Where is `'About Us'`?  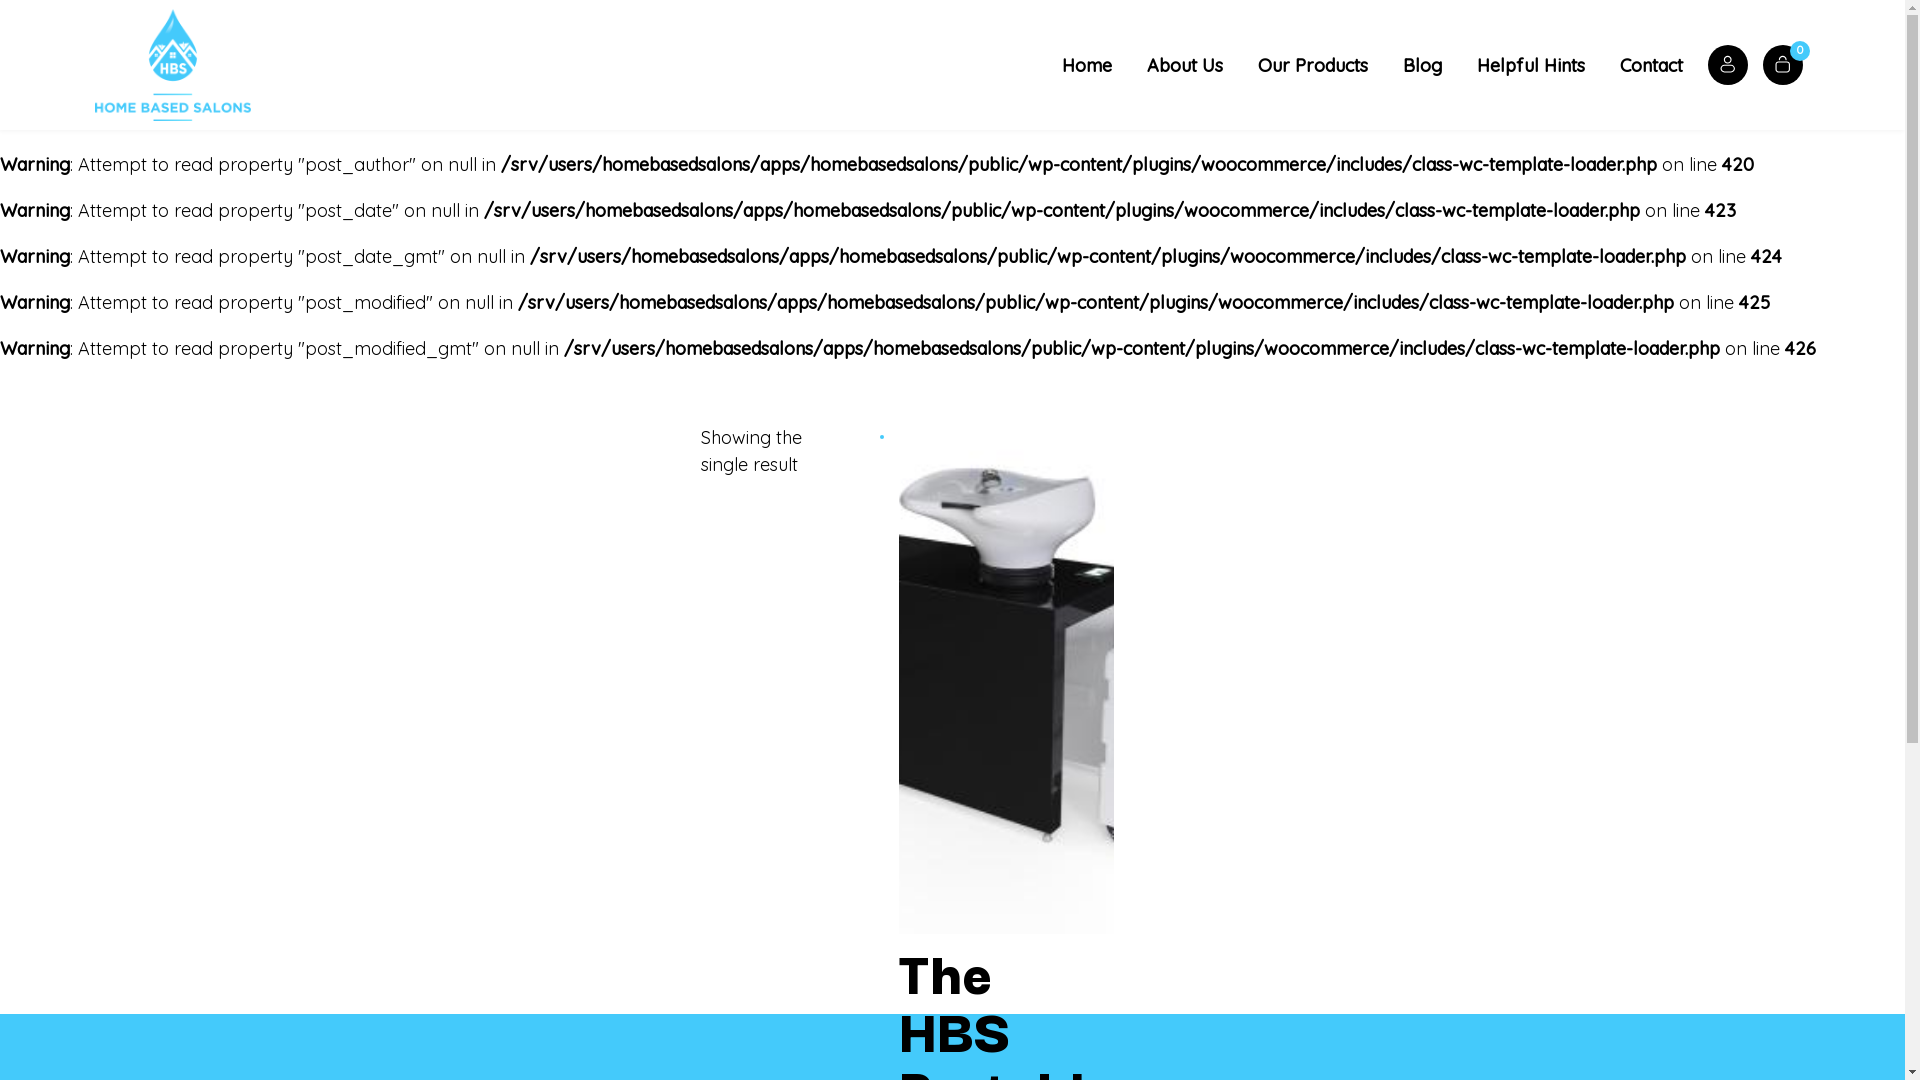
'About Us' is located at coordinates (1147, 64).